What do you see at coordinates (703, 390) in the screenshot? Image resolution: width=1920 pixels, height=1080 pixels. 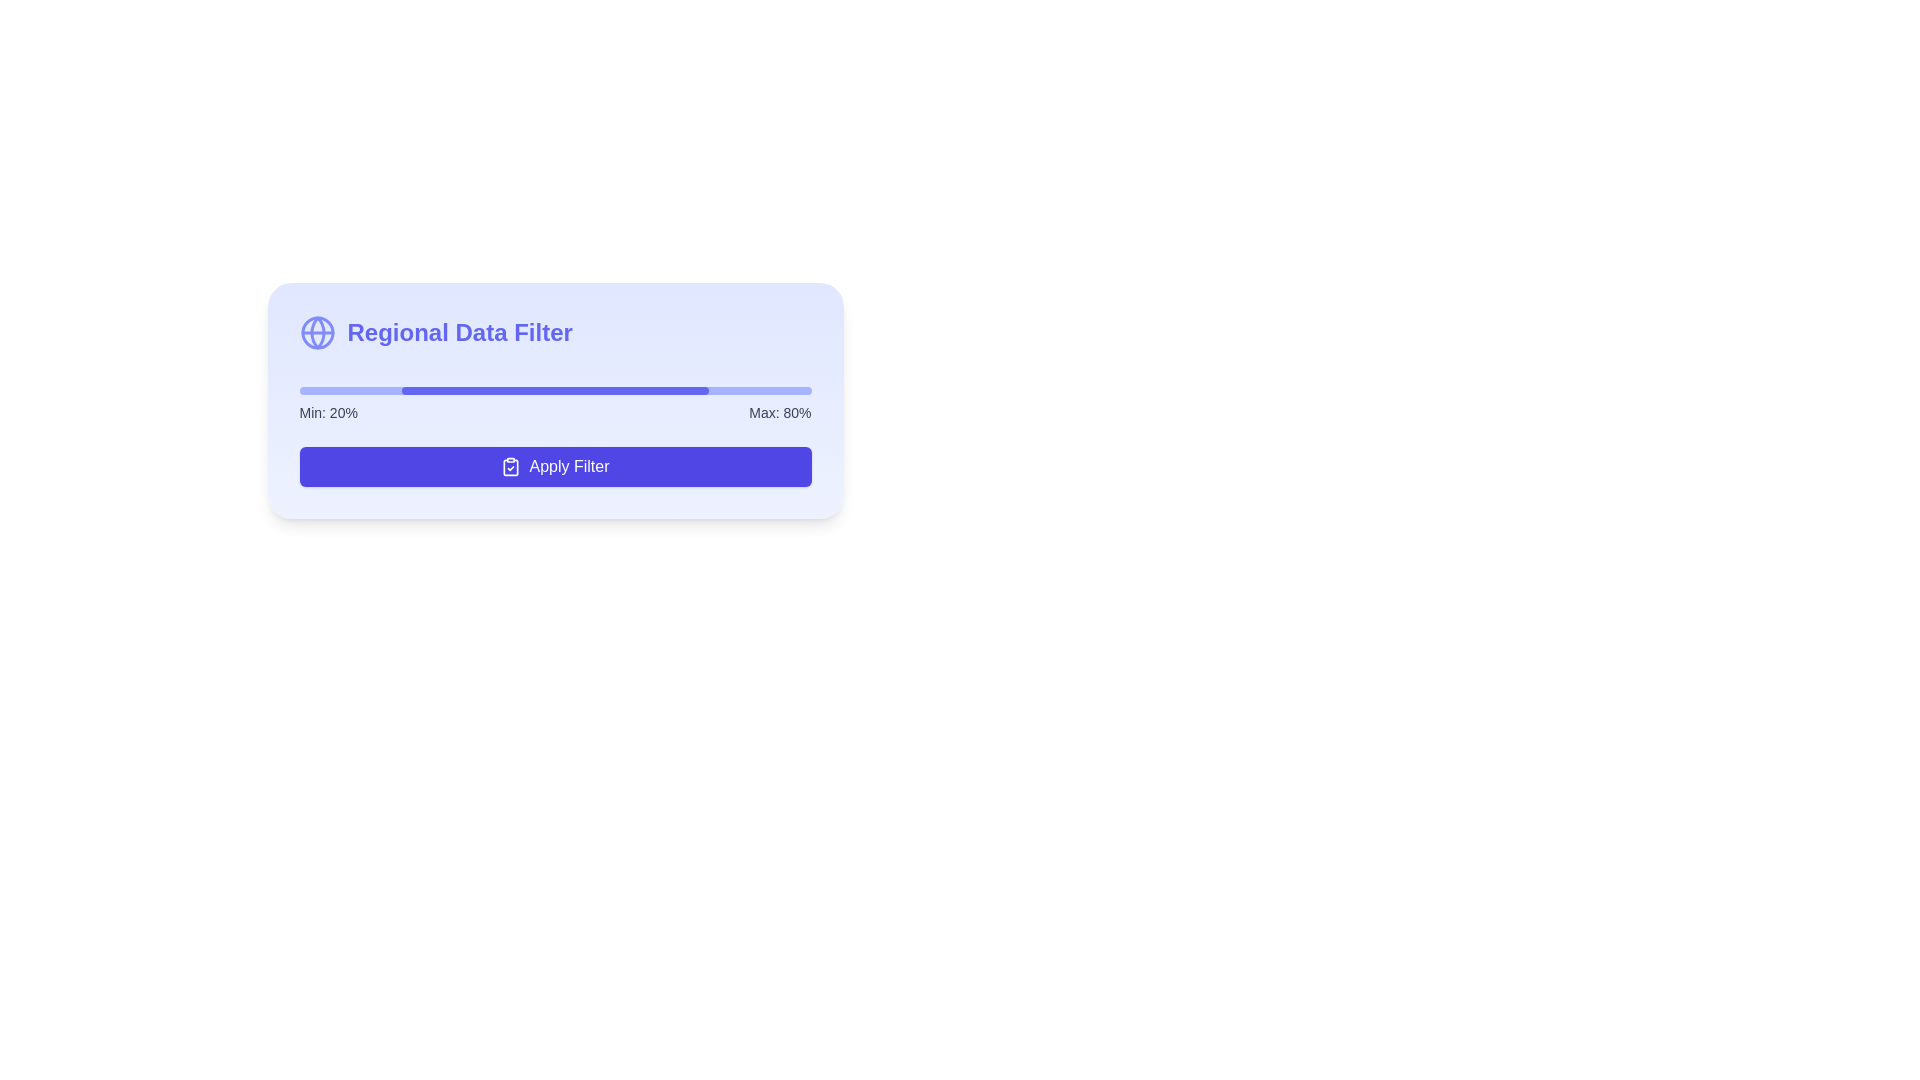 I see `the filter value` at bounding box center [703, 390].